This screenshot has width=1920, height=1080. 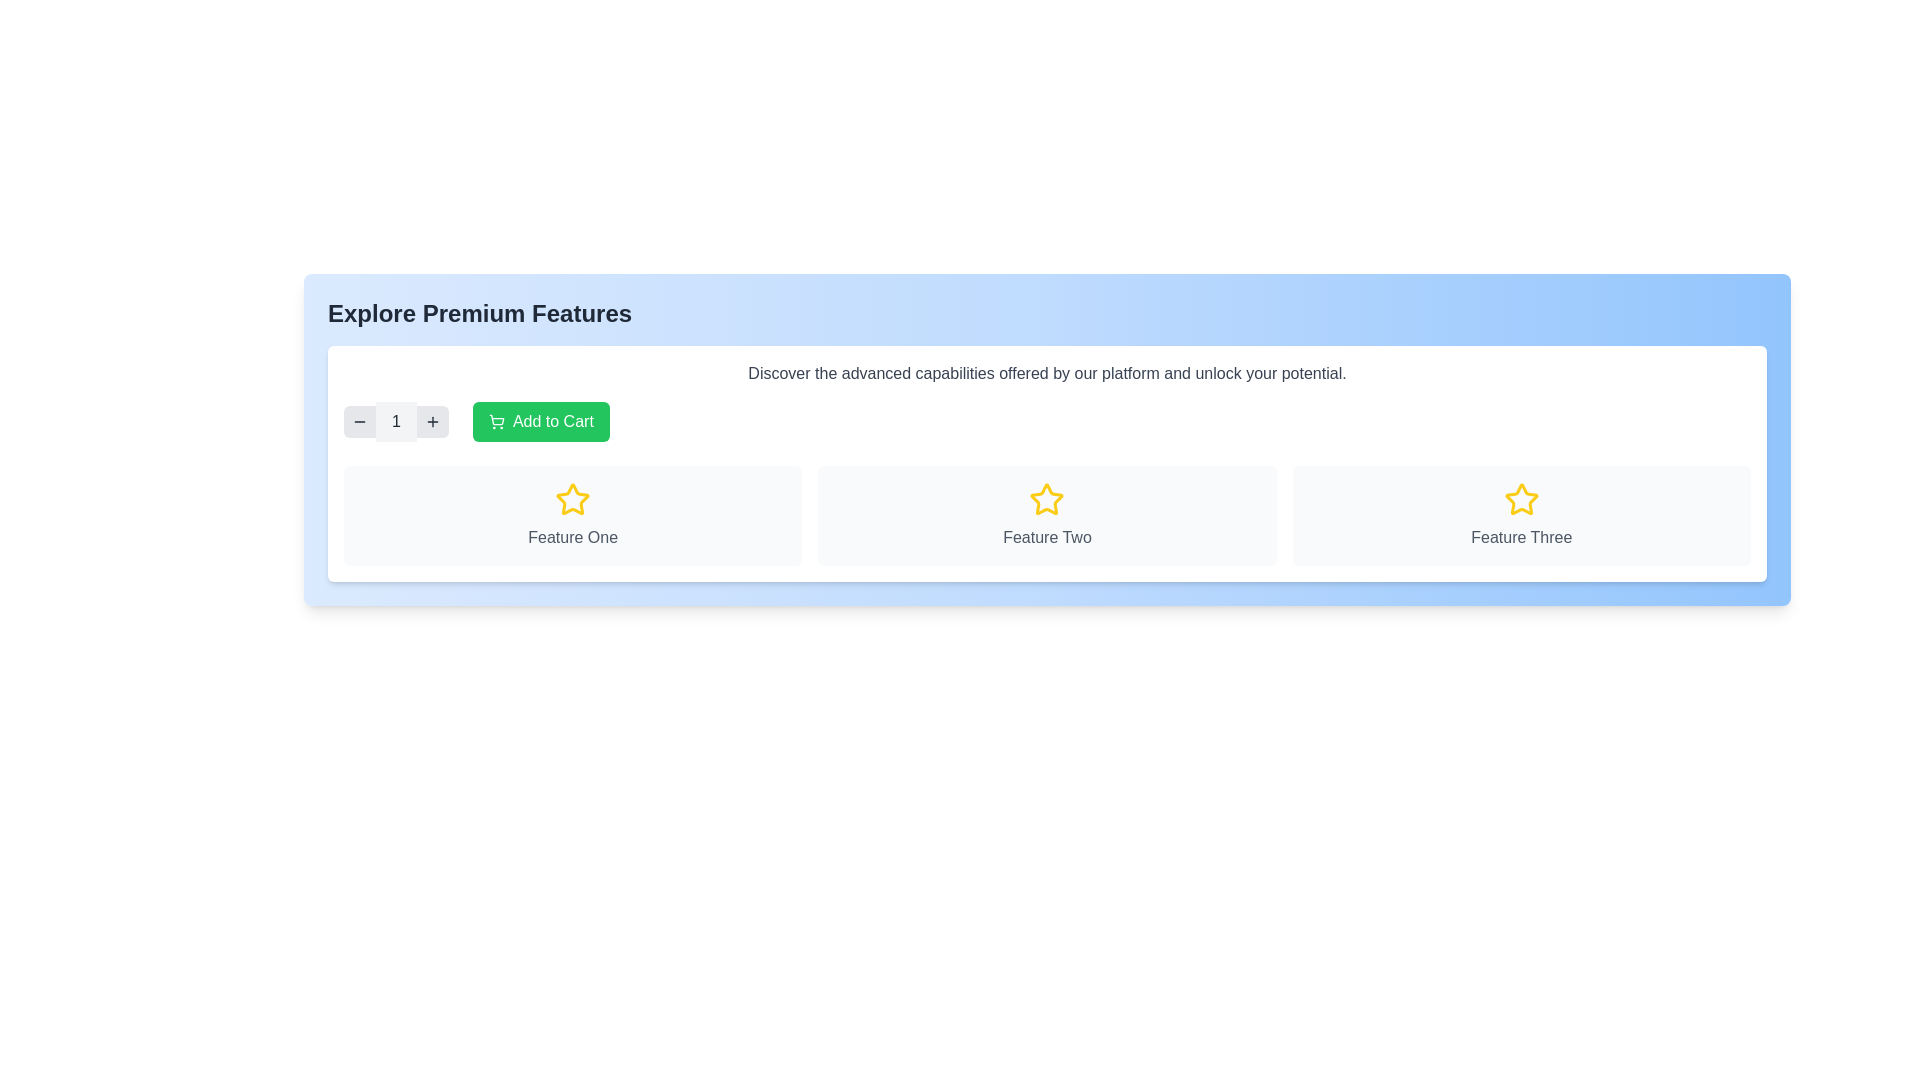 What do you see at coordinates (360, 420) in the screenshot?
I see `the decrement button located to the extreme left of the numeric display labeled '1', which is part of a sequence in the top-left quadrant of the interface card, to decrement the value` at bounding box center [360, 420].